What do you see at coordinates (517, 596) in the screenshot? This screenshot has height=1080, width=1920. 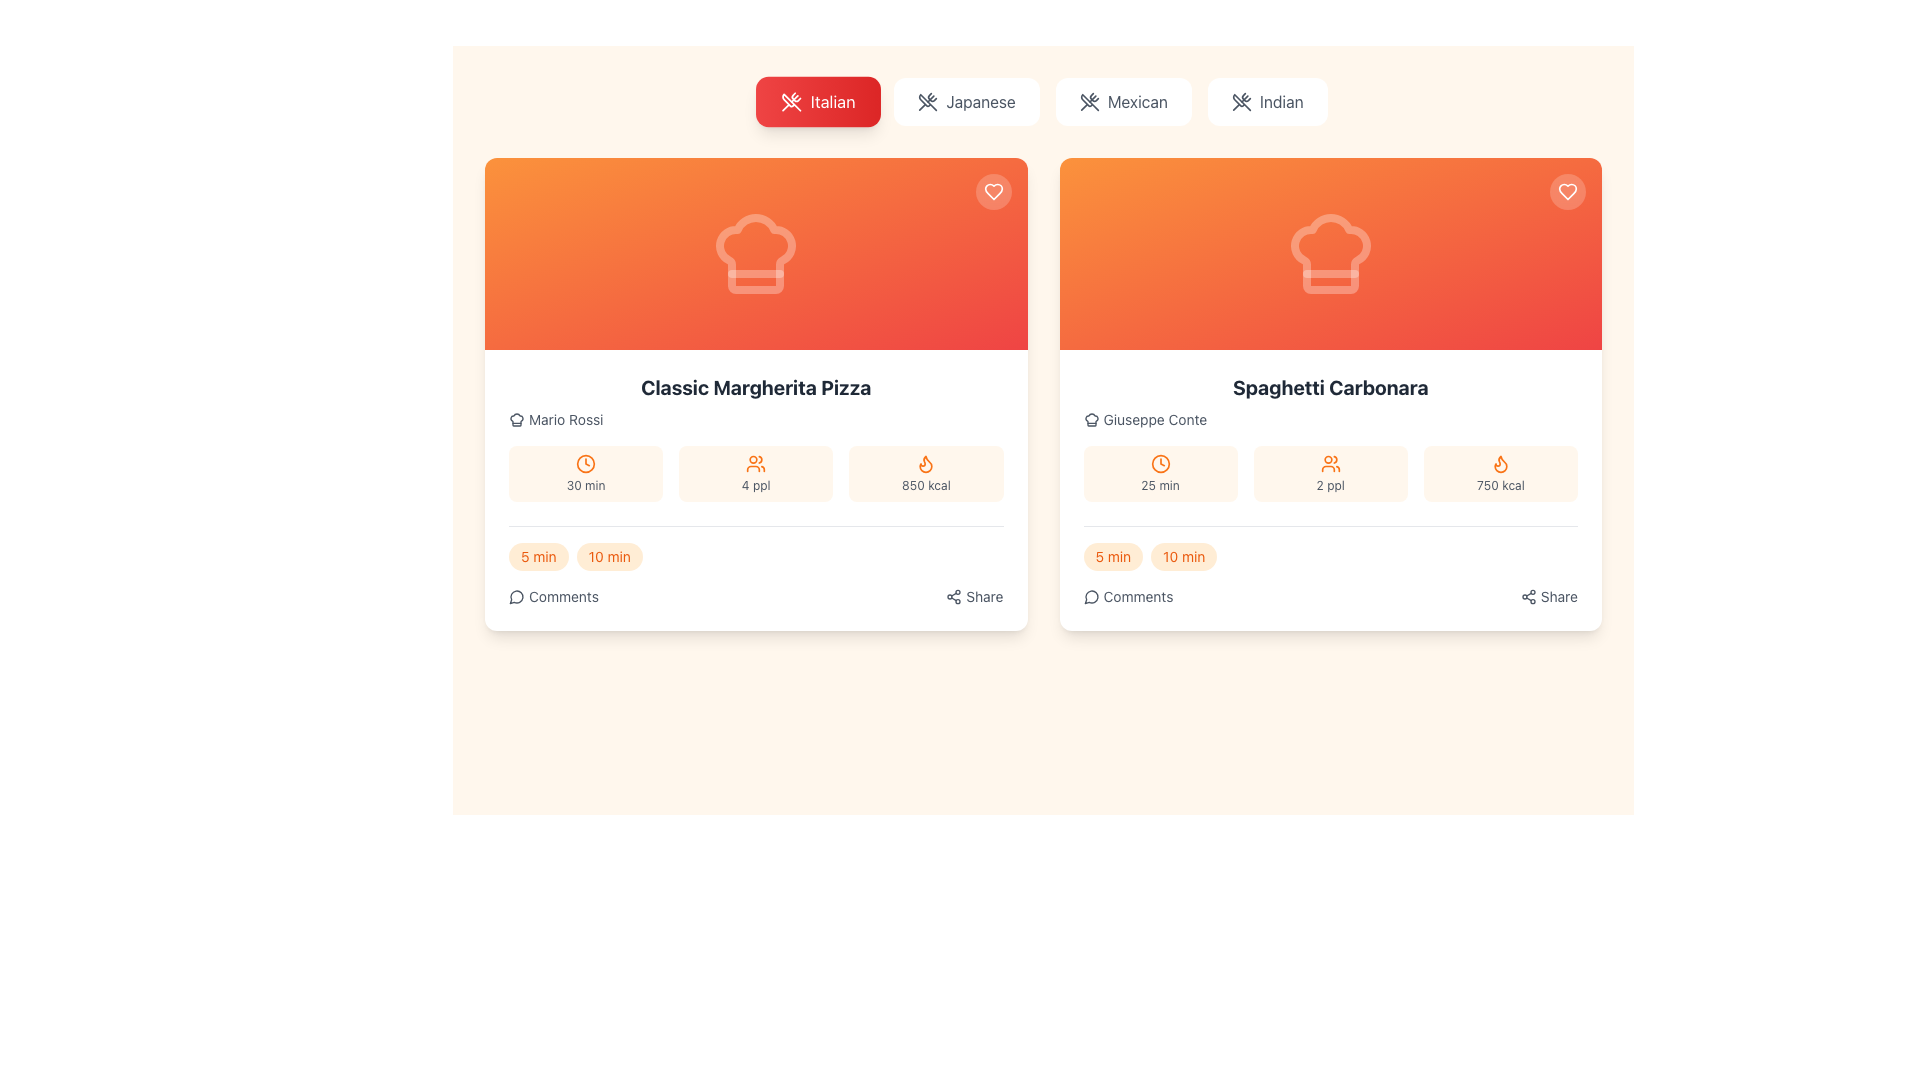 I see `the small circular icon resembling a speech bubble located to the left of the text 'Comments' in the interactive section below the recipe card for 'Classic Margherita Pizza'` at bounding box center [517, 596].